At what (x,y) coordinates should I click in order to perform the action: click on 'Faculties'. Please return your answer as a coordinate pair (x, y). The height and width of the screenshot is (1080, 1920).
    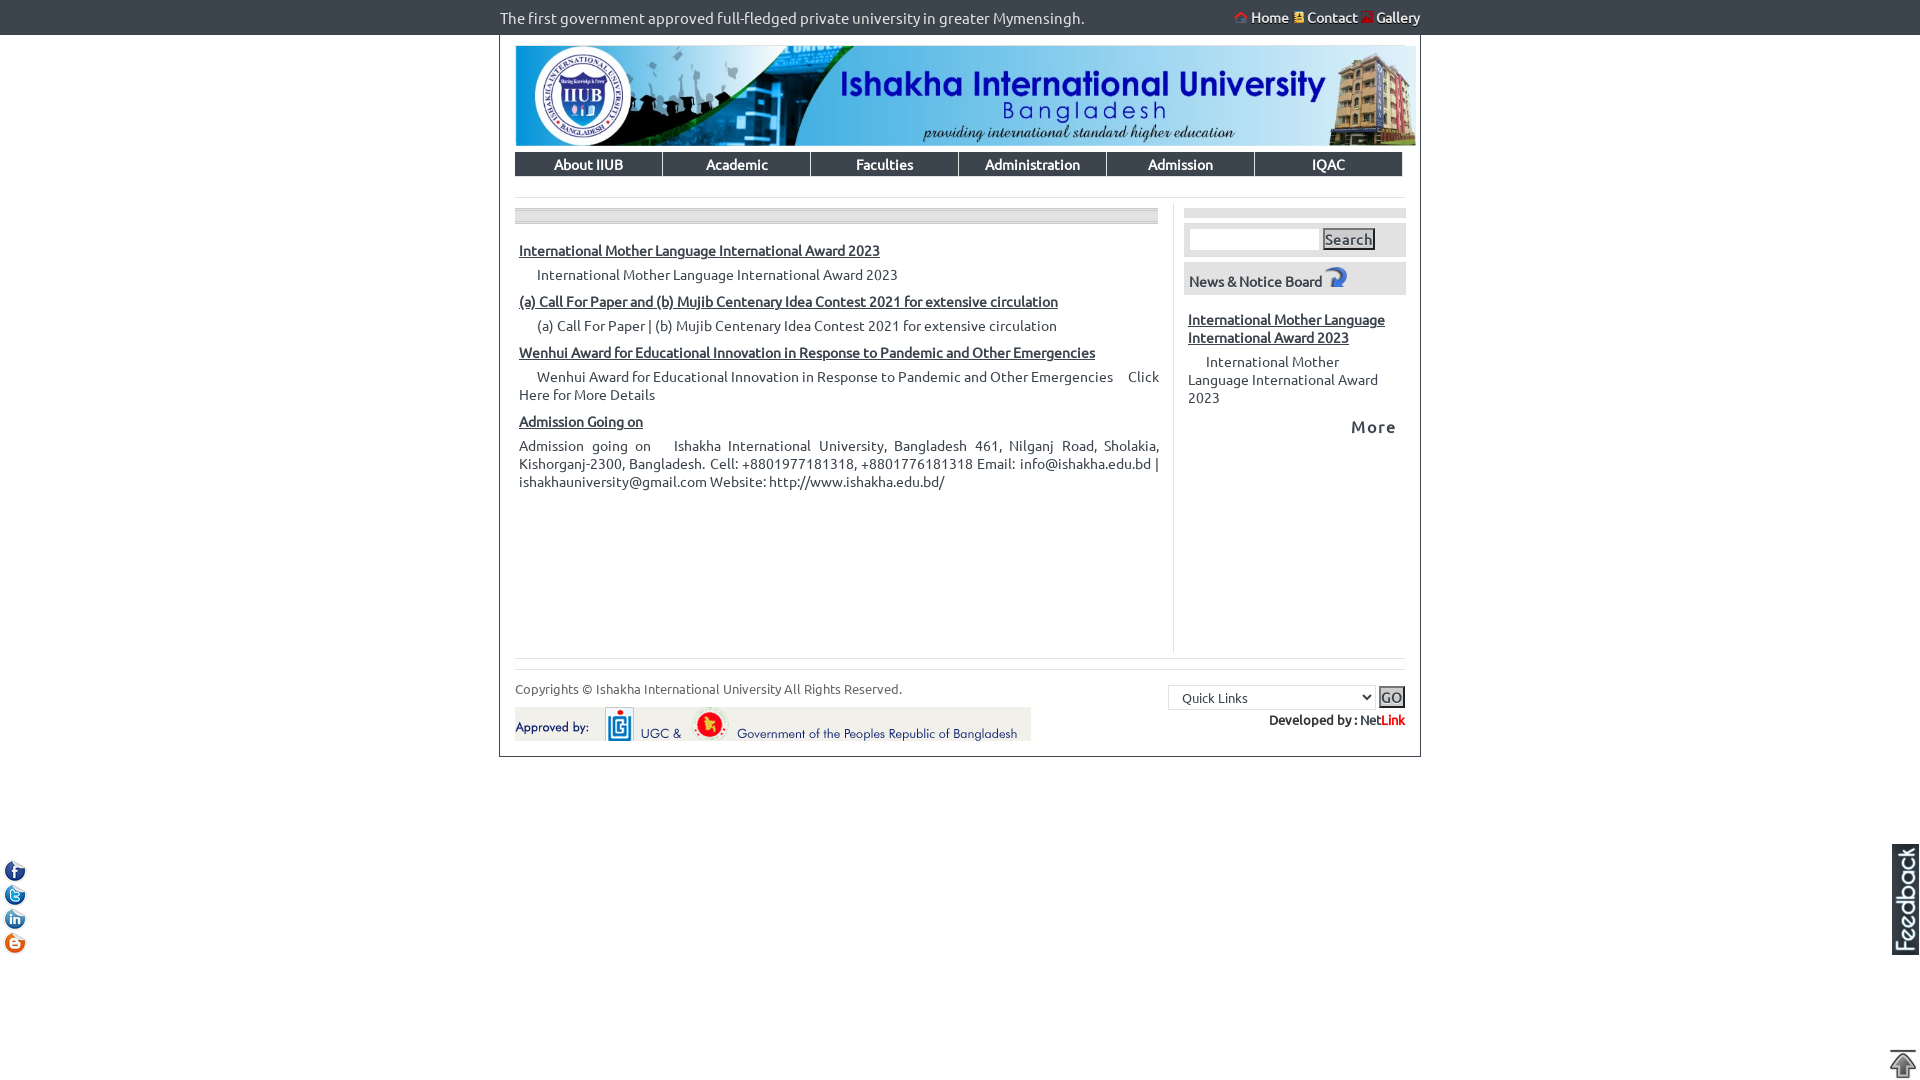
    Looking at the image, I should click on (883, 163).